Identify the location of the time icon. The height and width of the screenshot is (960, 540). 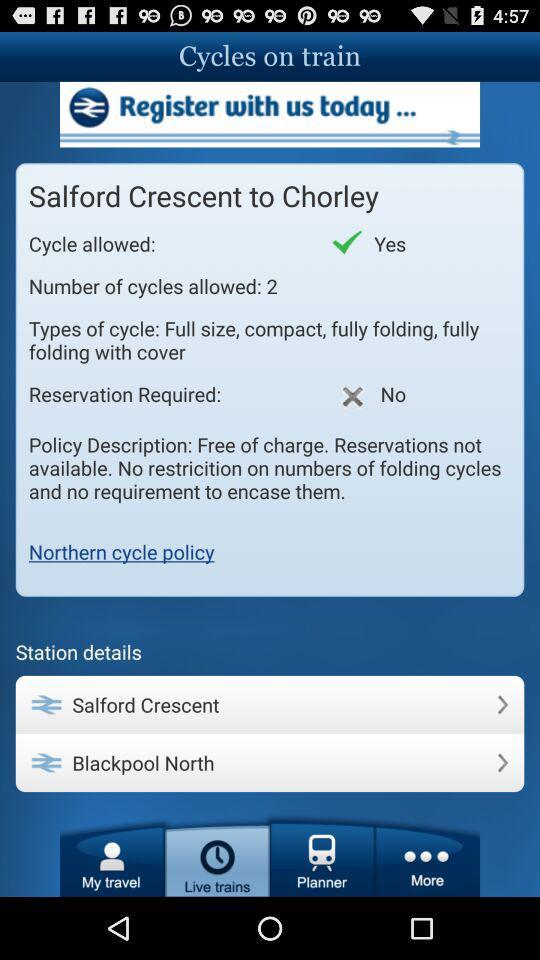
(216, 914).